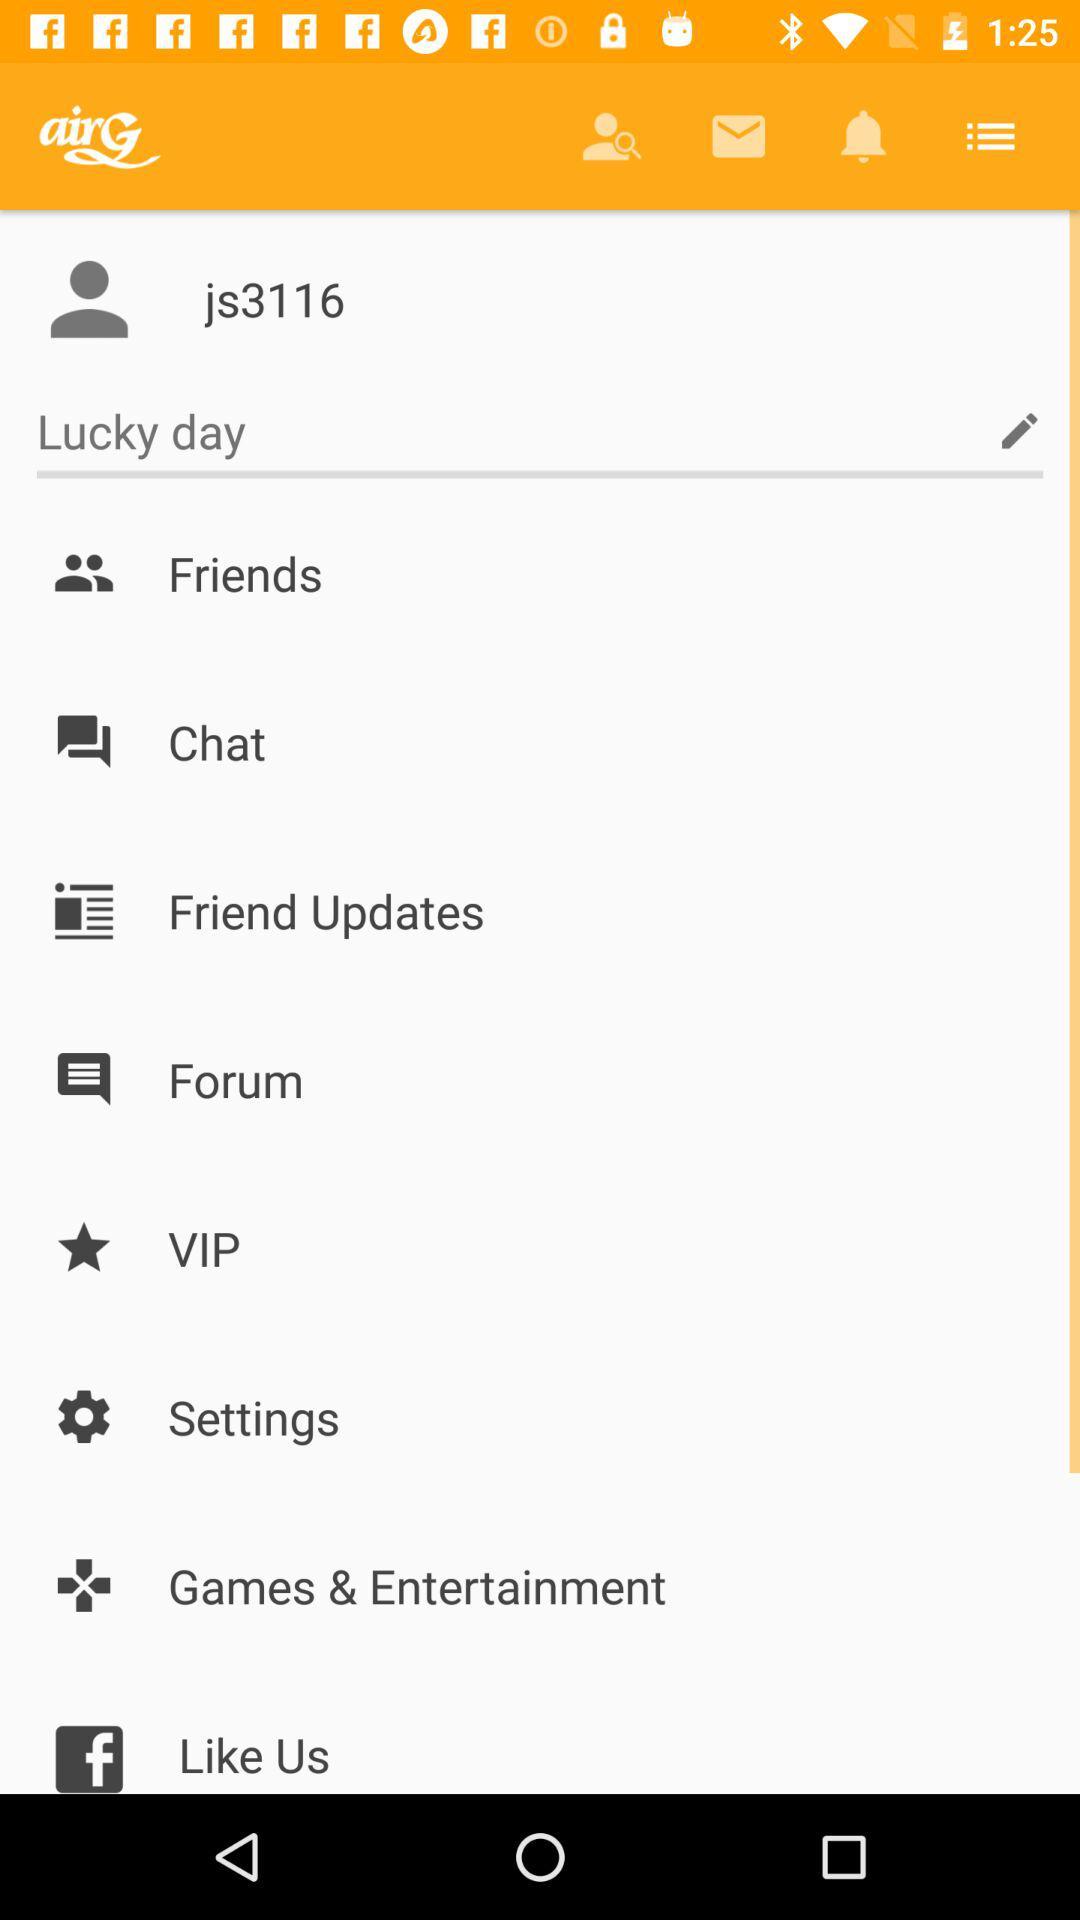 Image resolution: width=1080 pixels, height=1920 pixels. I want to click on profile information, so click(88, 298).